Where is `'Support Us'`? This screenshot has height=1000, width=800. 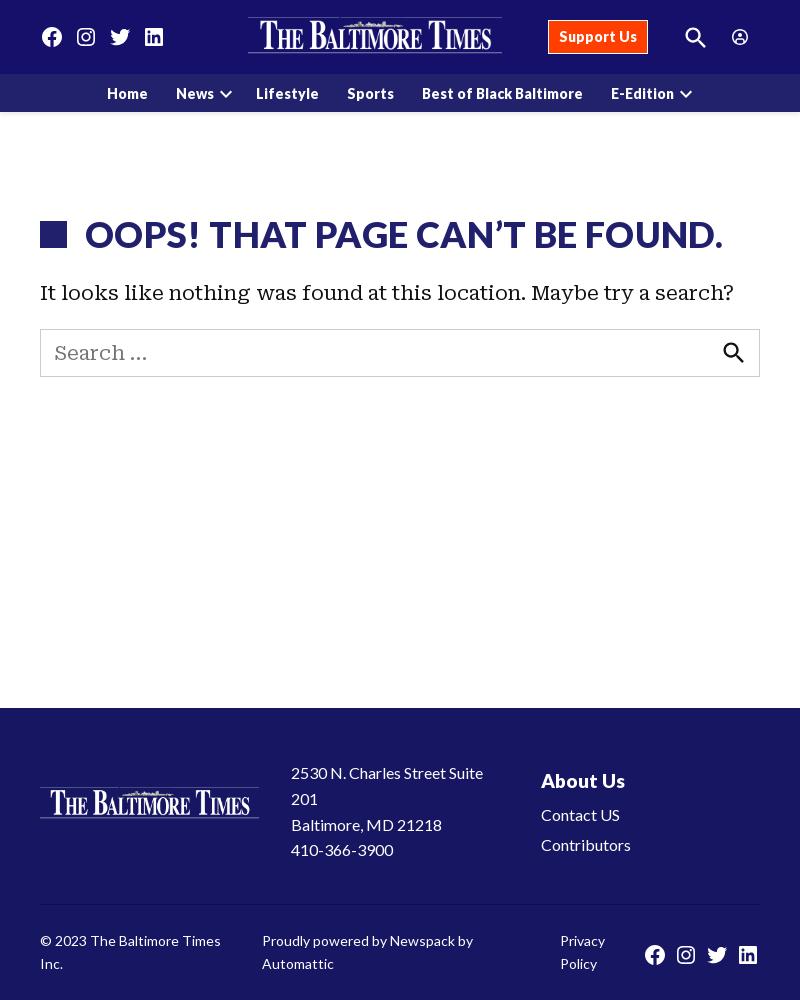 'Support Us' is located at coordinates (597, 36).